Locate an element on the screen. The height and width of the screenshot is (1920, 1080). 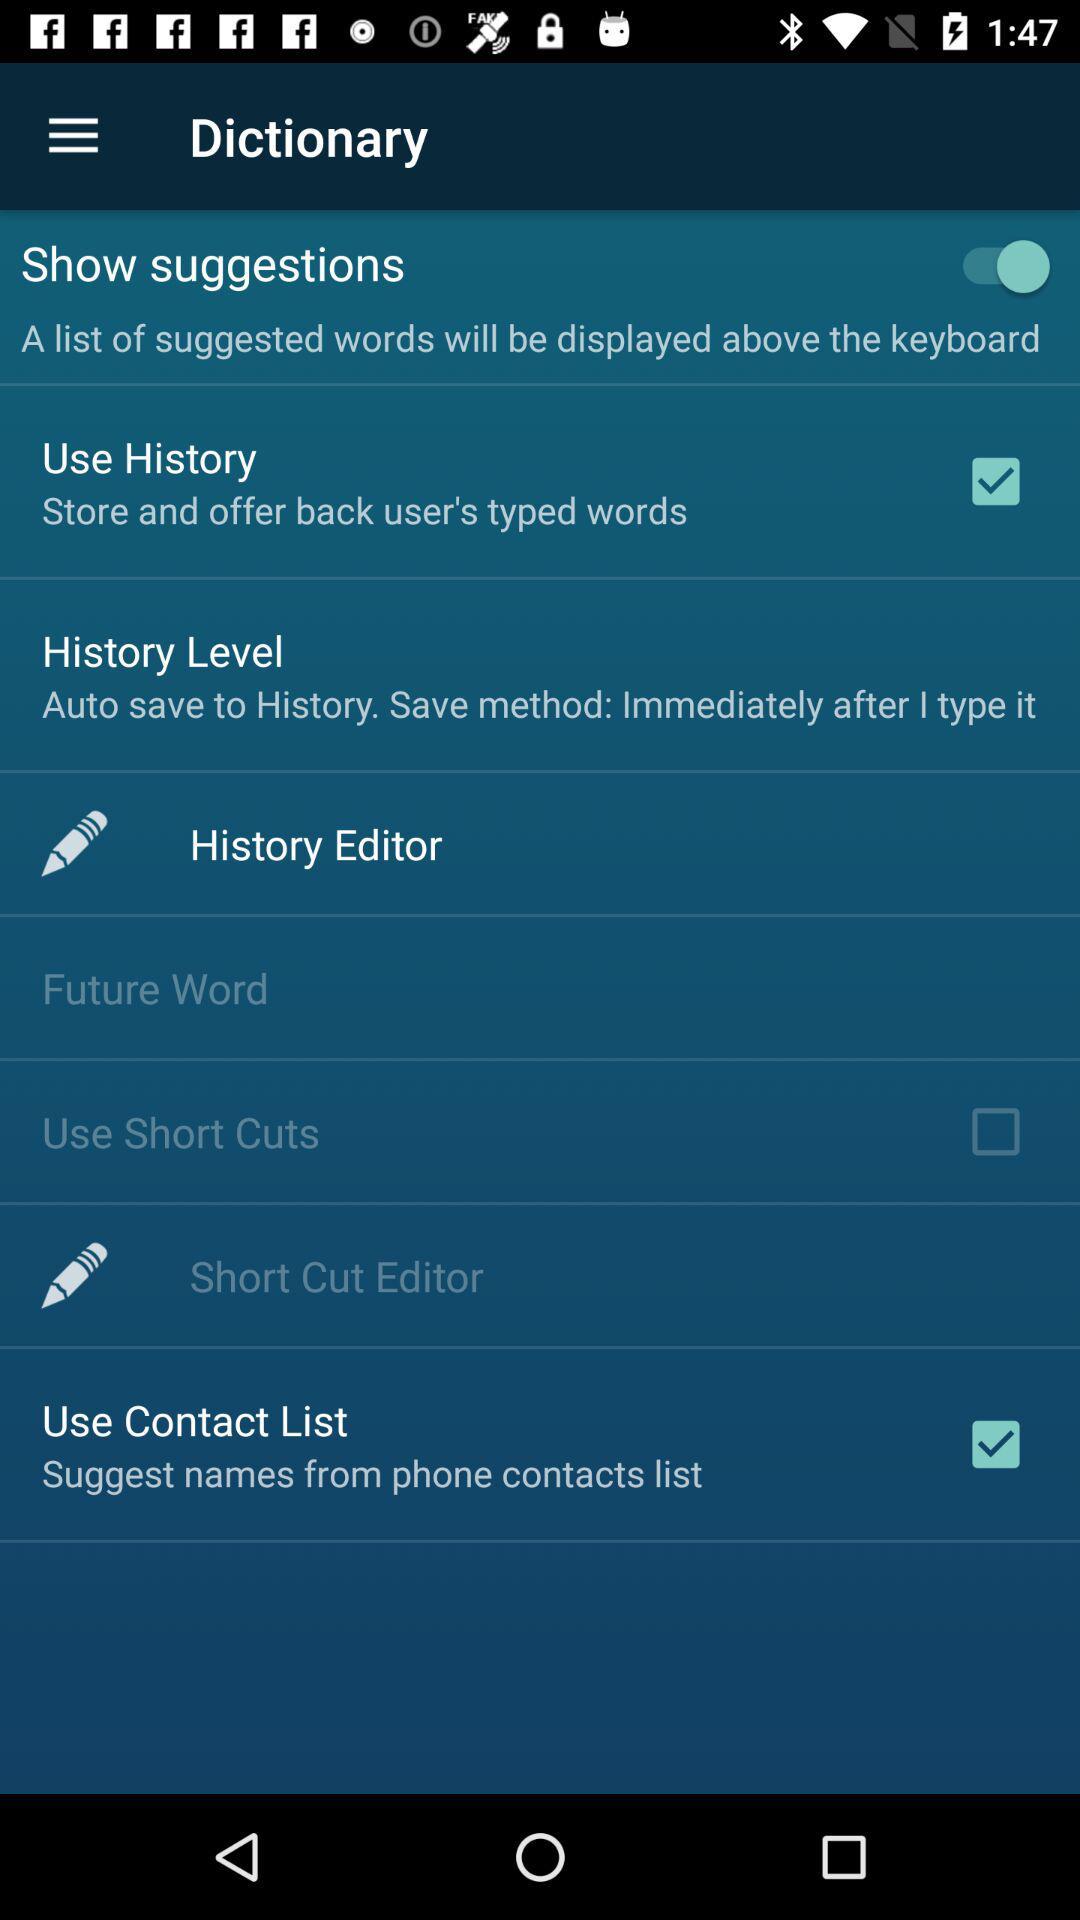
icon below use history icon is located at coordinates (364, 509).